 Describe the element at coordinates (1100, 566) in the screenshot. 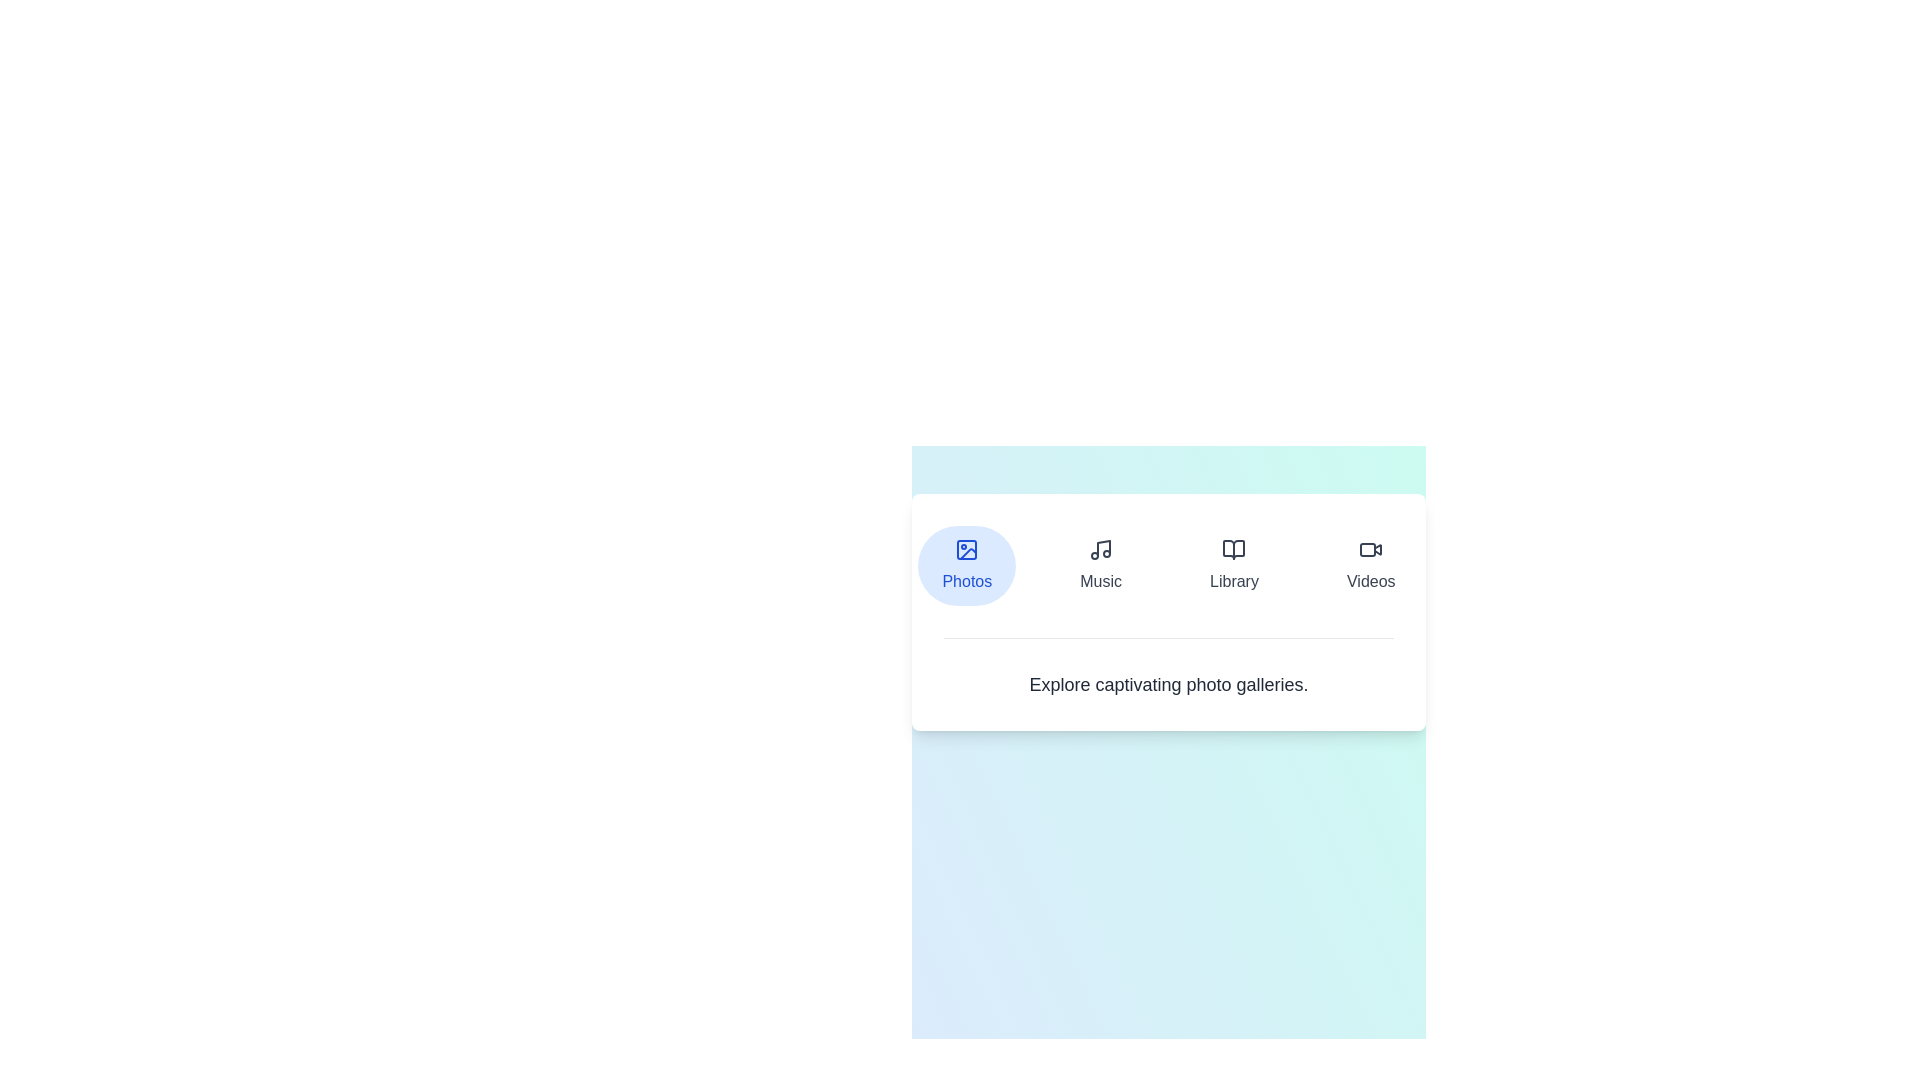

I see `the 'Music' button in the navigation menu` at that location.